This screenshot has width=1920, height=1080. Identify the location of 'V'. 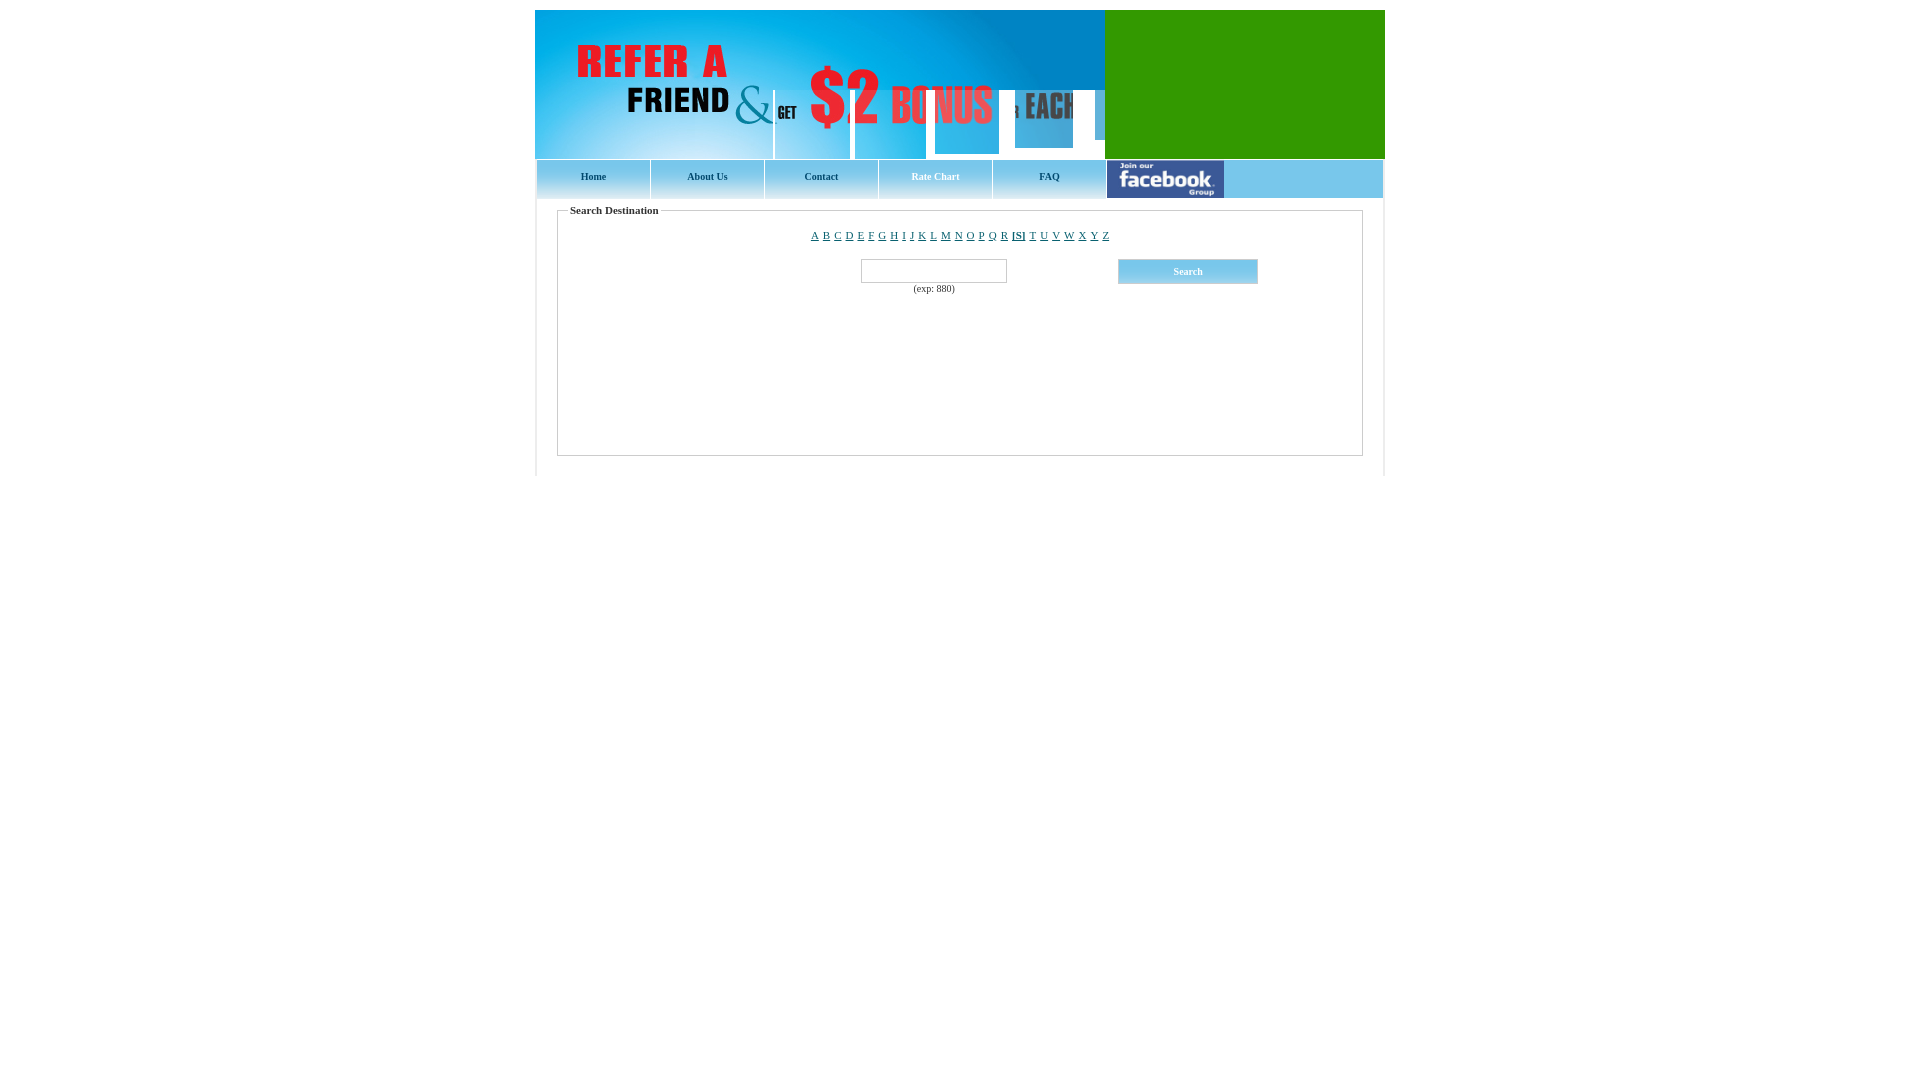
(1055, 234).